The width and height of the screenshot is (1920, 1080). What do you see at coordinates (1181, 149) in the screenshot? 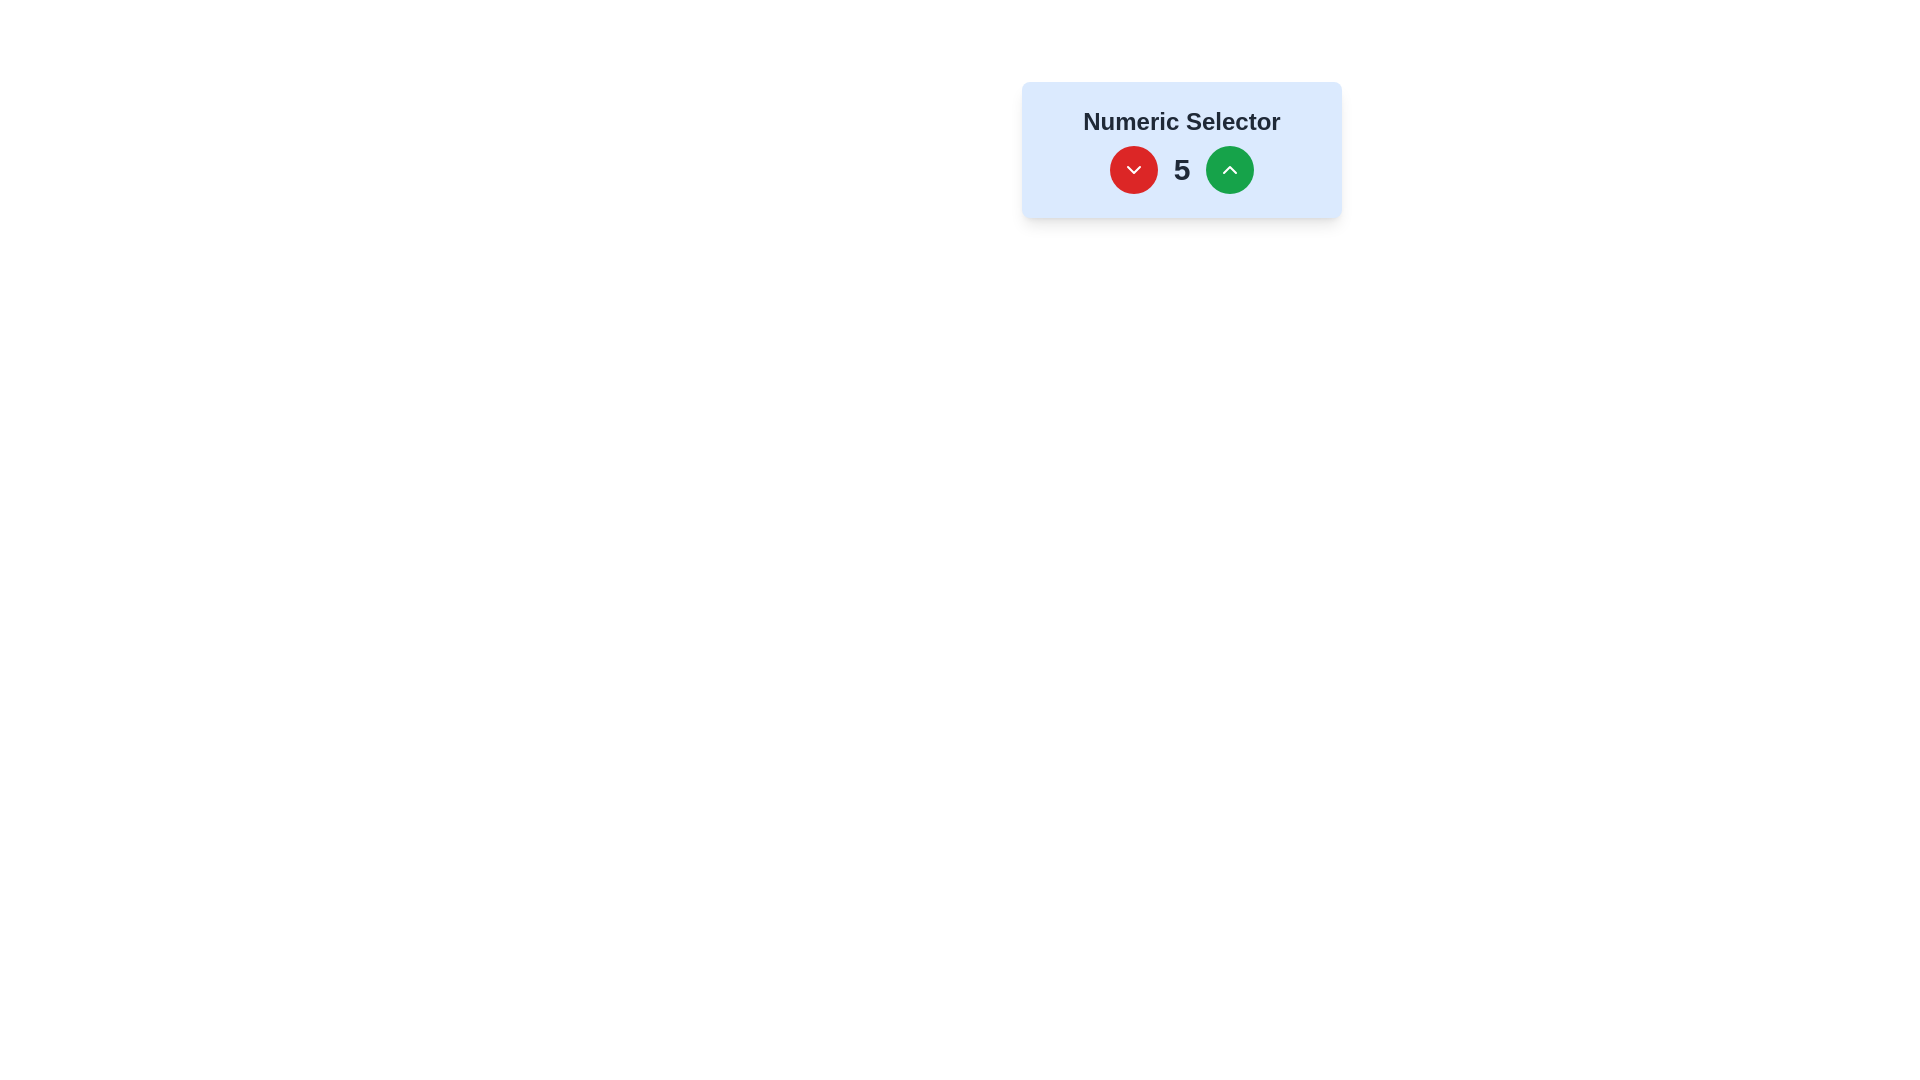
I see `the green button on the numeric selector component to increase the displayed number` at bounding box center [1181, 149].